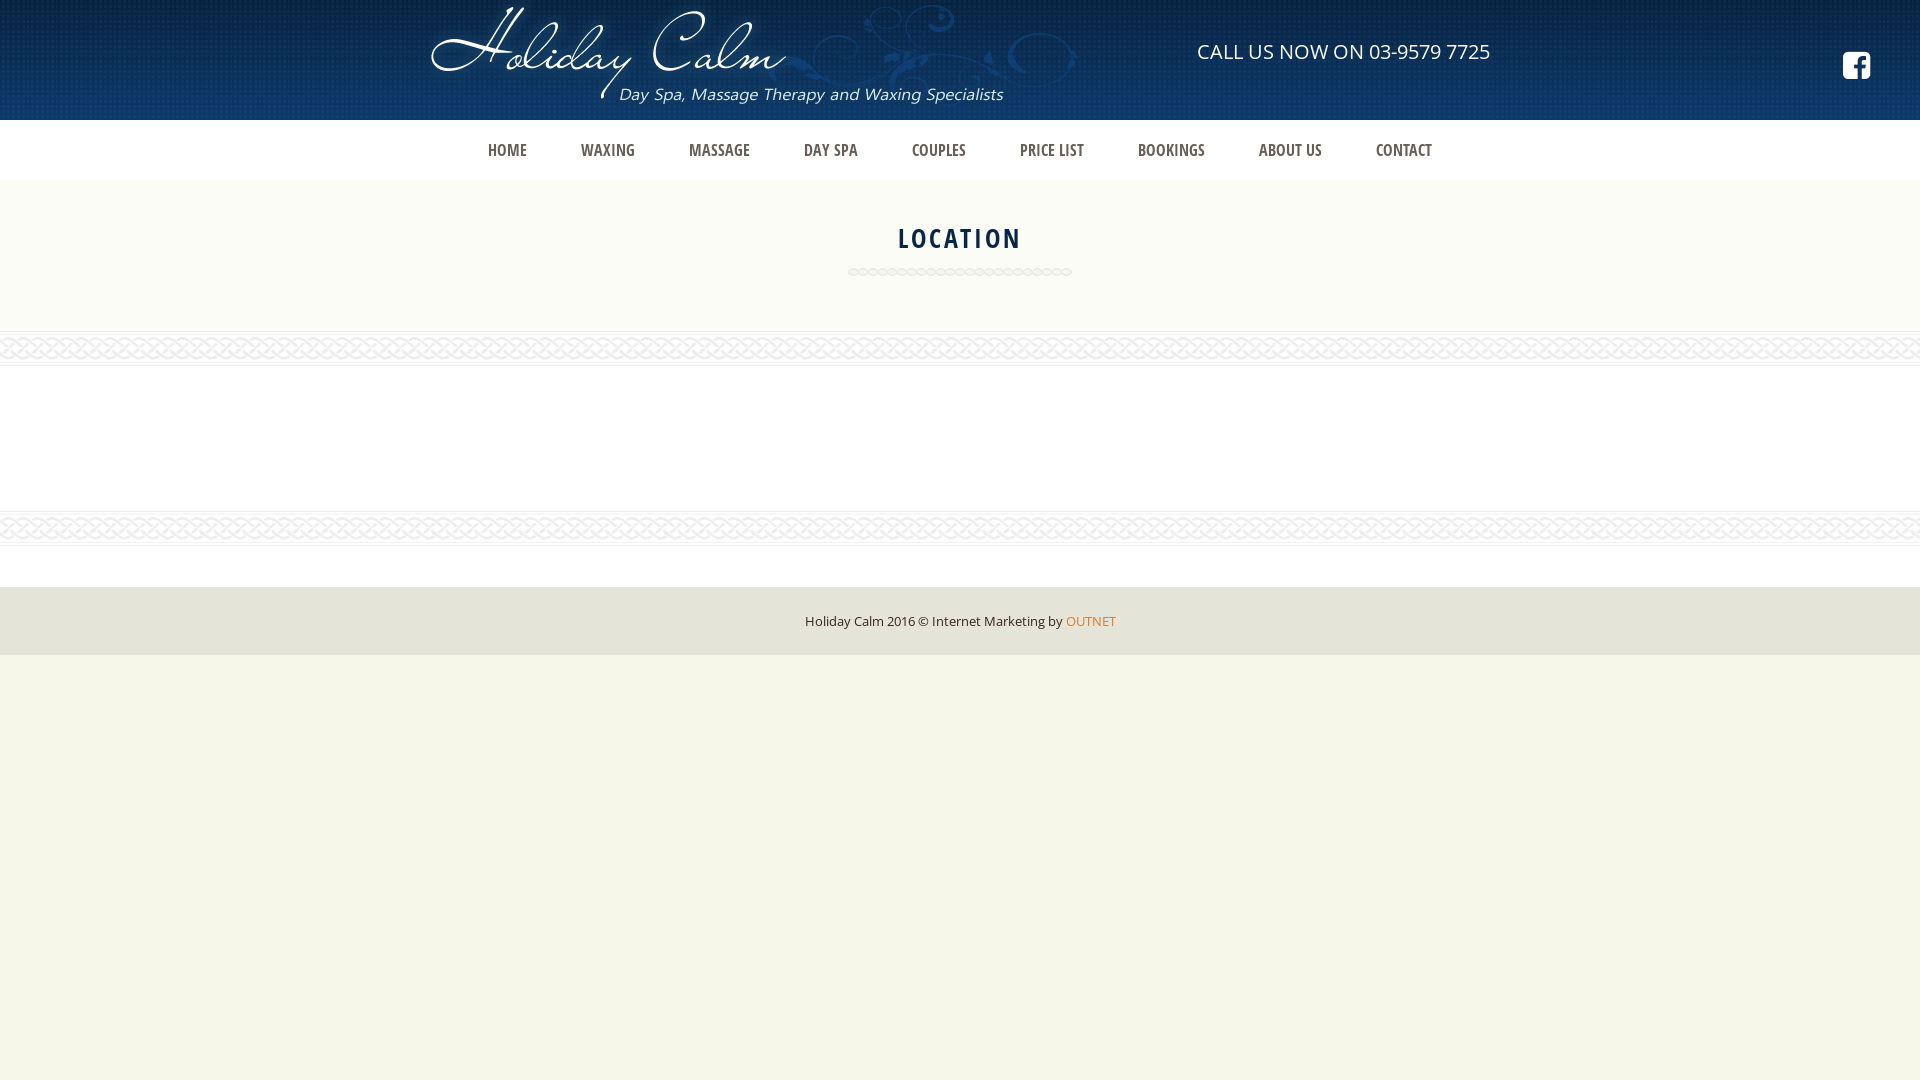  I want to click on 'BOOKINGS', so click(1171, 149).